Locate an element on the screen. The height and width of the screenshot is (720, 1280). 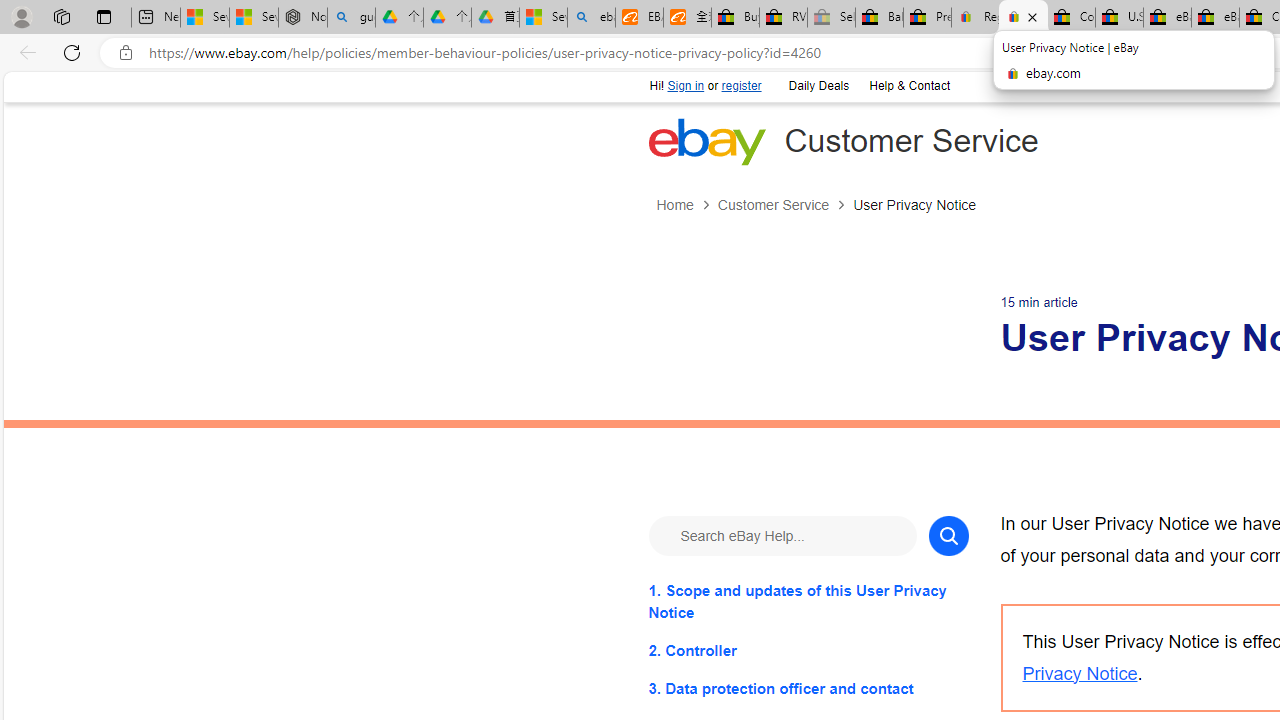
'Customer Service' is located at coordinates (772, 205).